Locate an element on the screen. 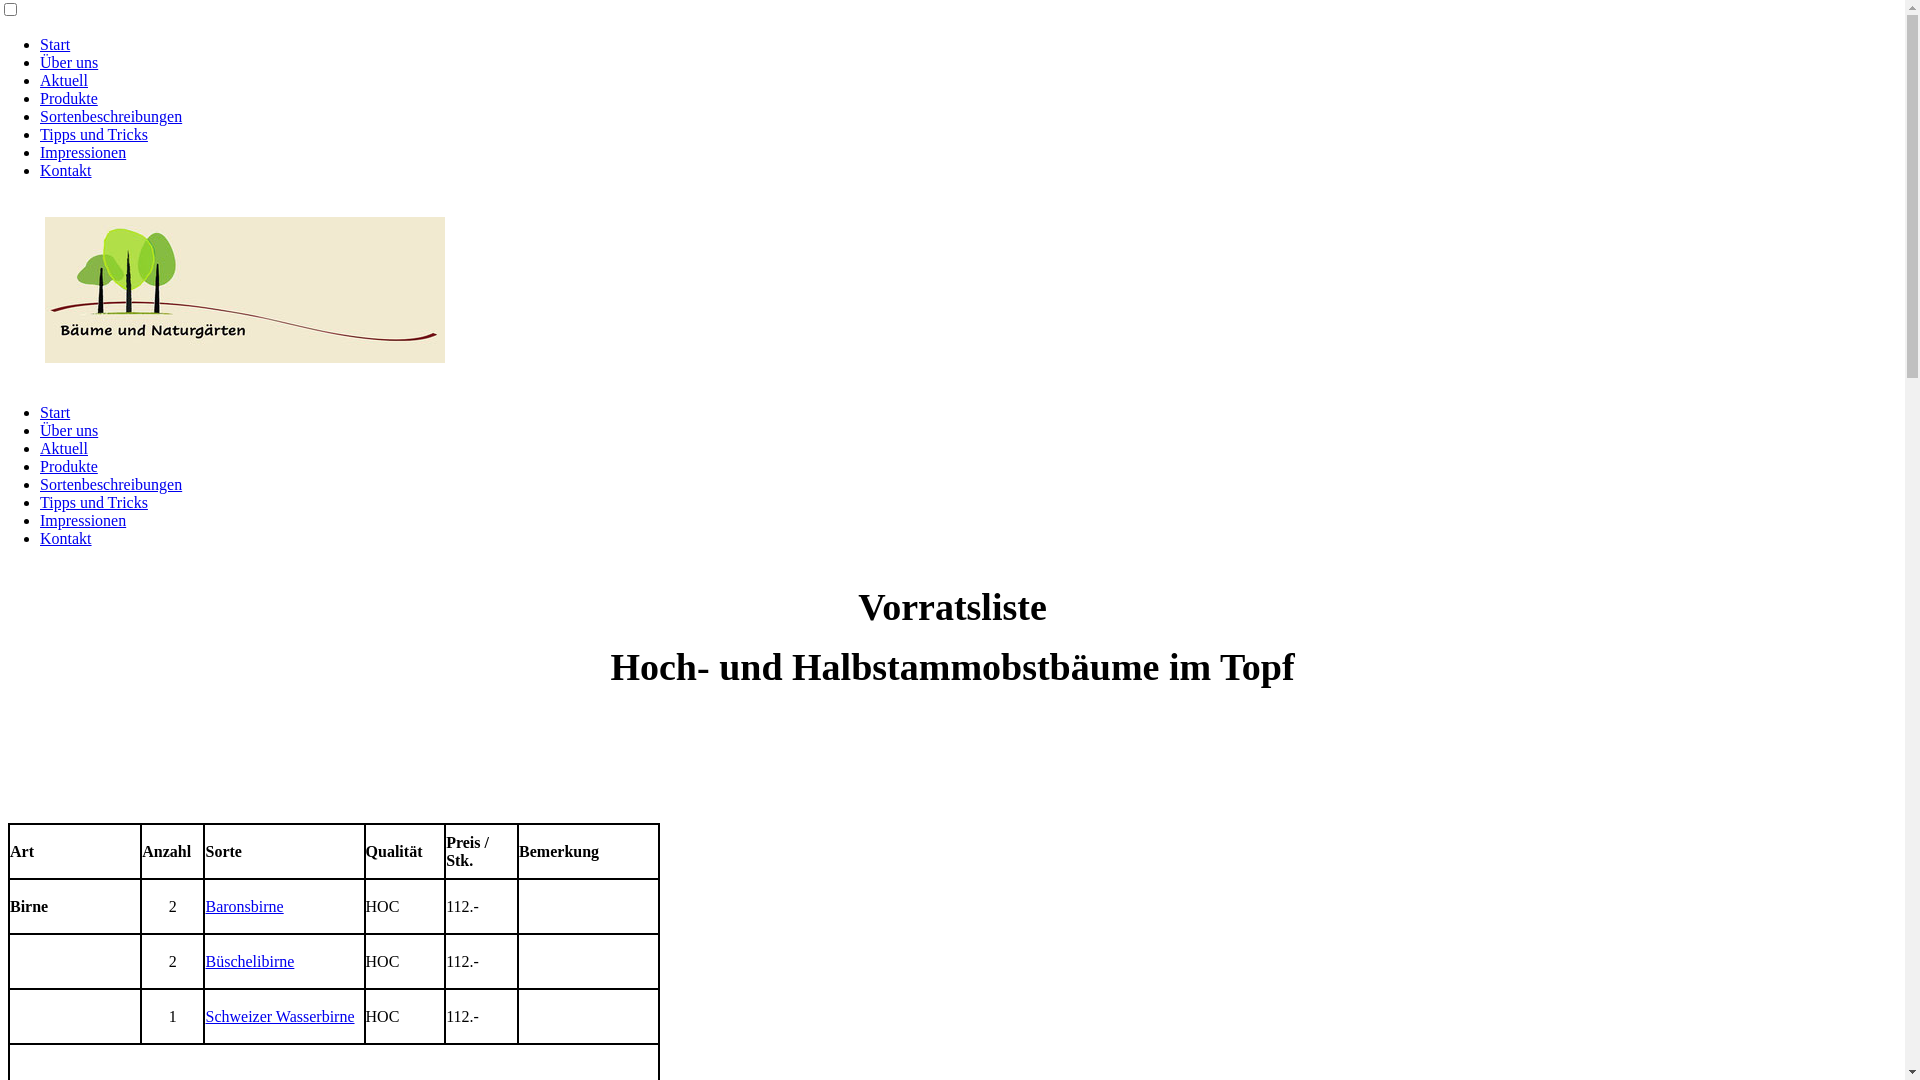 This screenshot has height=1080, width=1920. 'Aktuell' is located at coordinates (63, 447).